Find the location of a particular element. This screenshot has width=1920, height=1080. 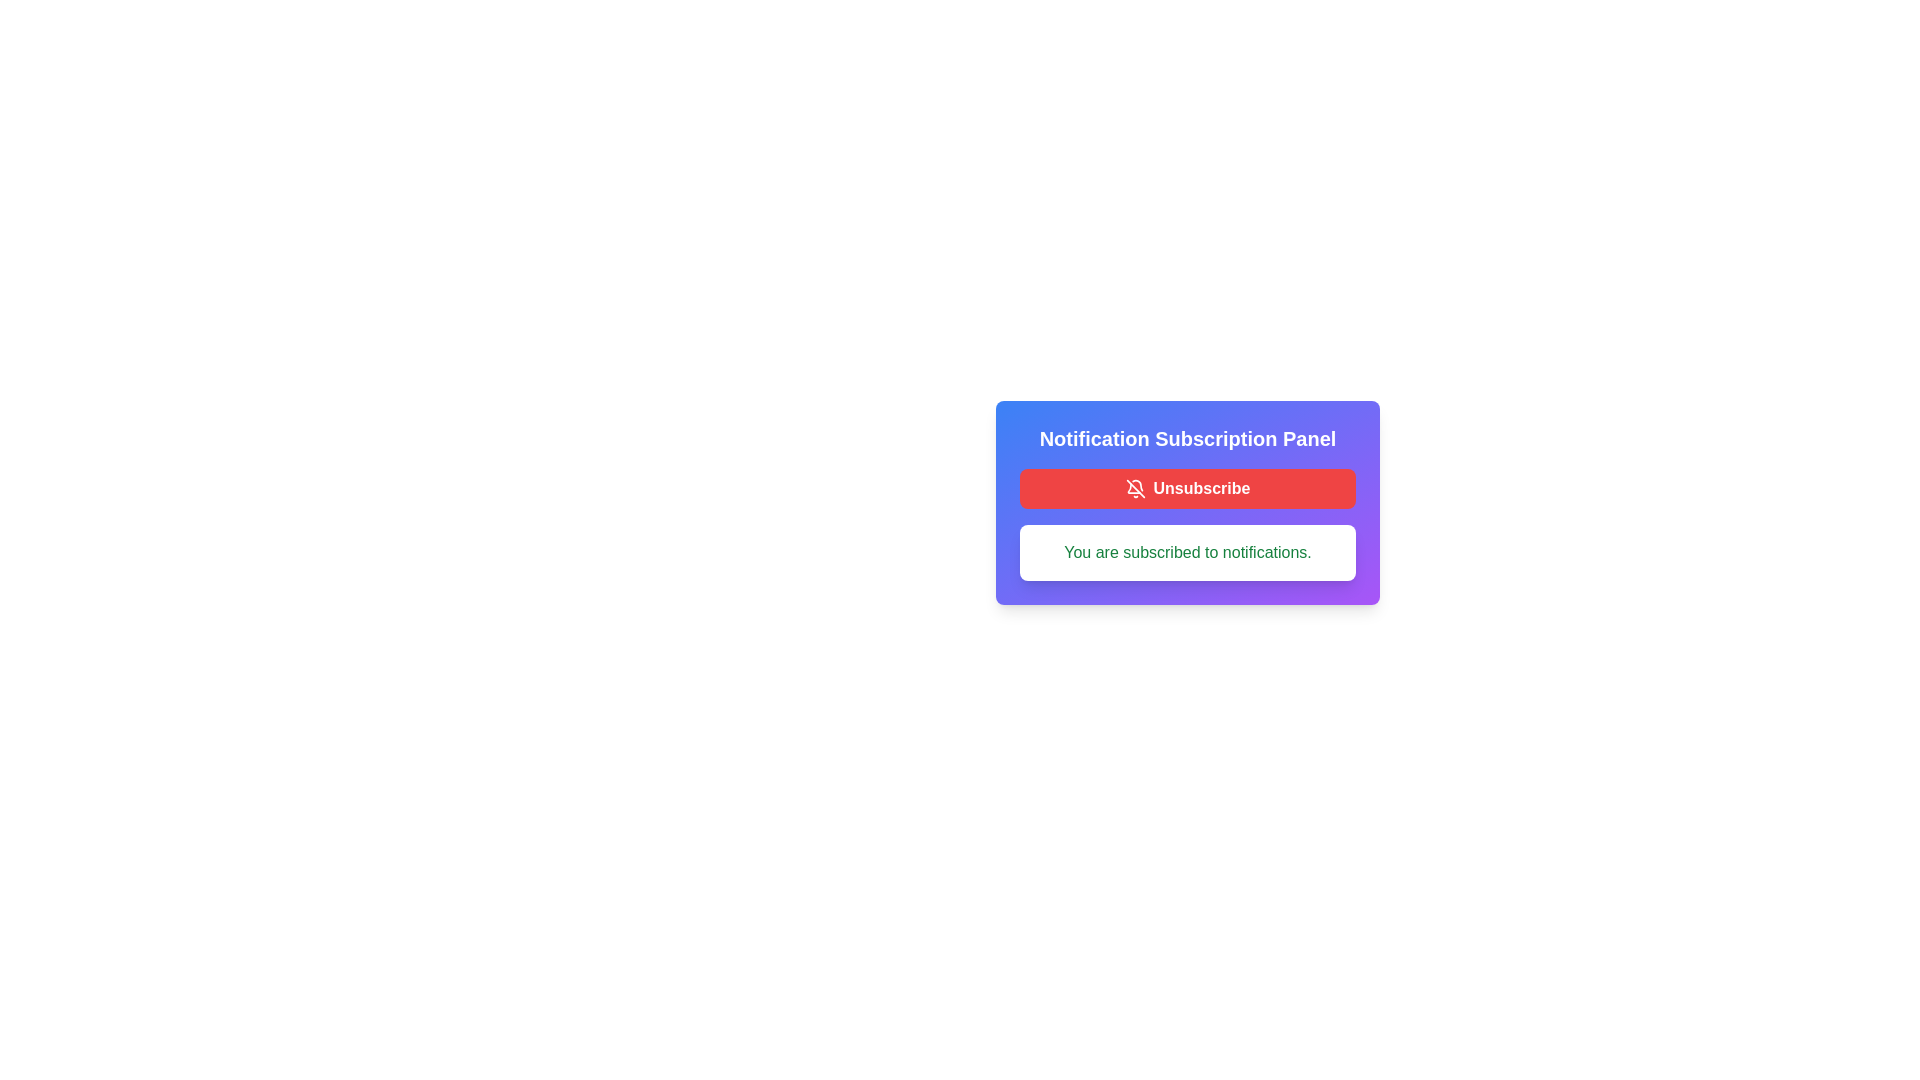

the Static Text Element that displays the user's subscription status, located beneath the red 'Unsubscribe' button in the 'Notification Subscription Panel' is located at coordinates (1188, 552).